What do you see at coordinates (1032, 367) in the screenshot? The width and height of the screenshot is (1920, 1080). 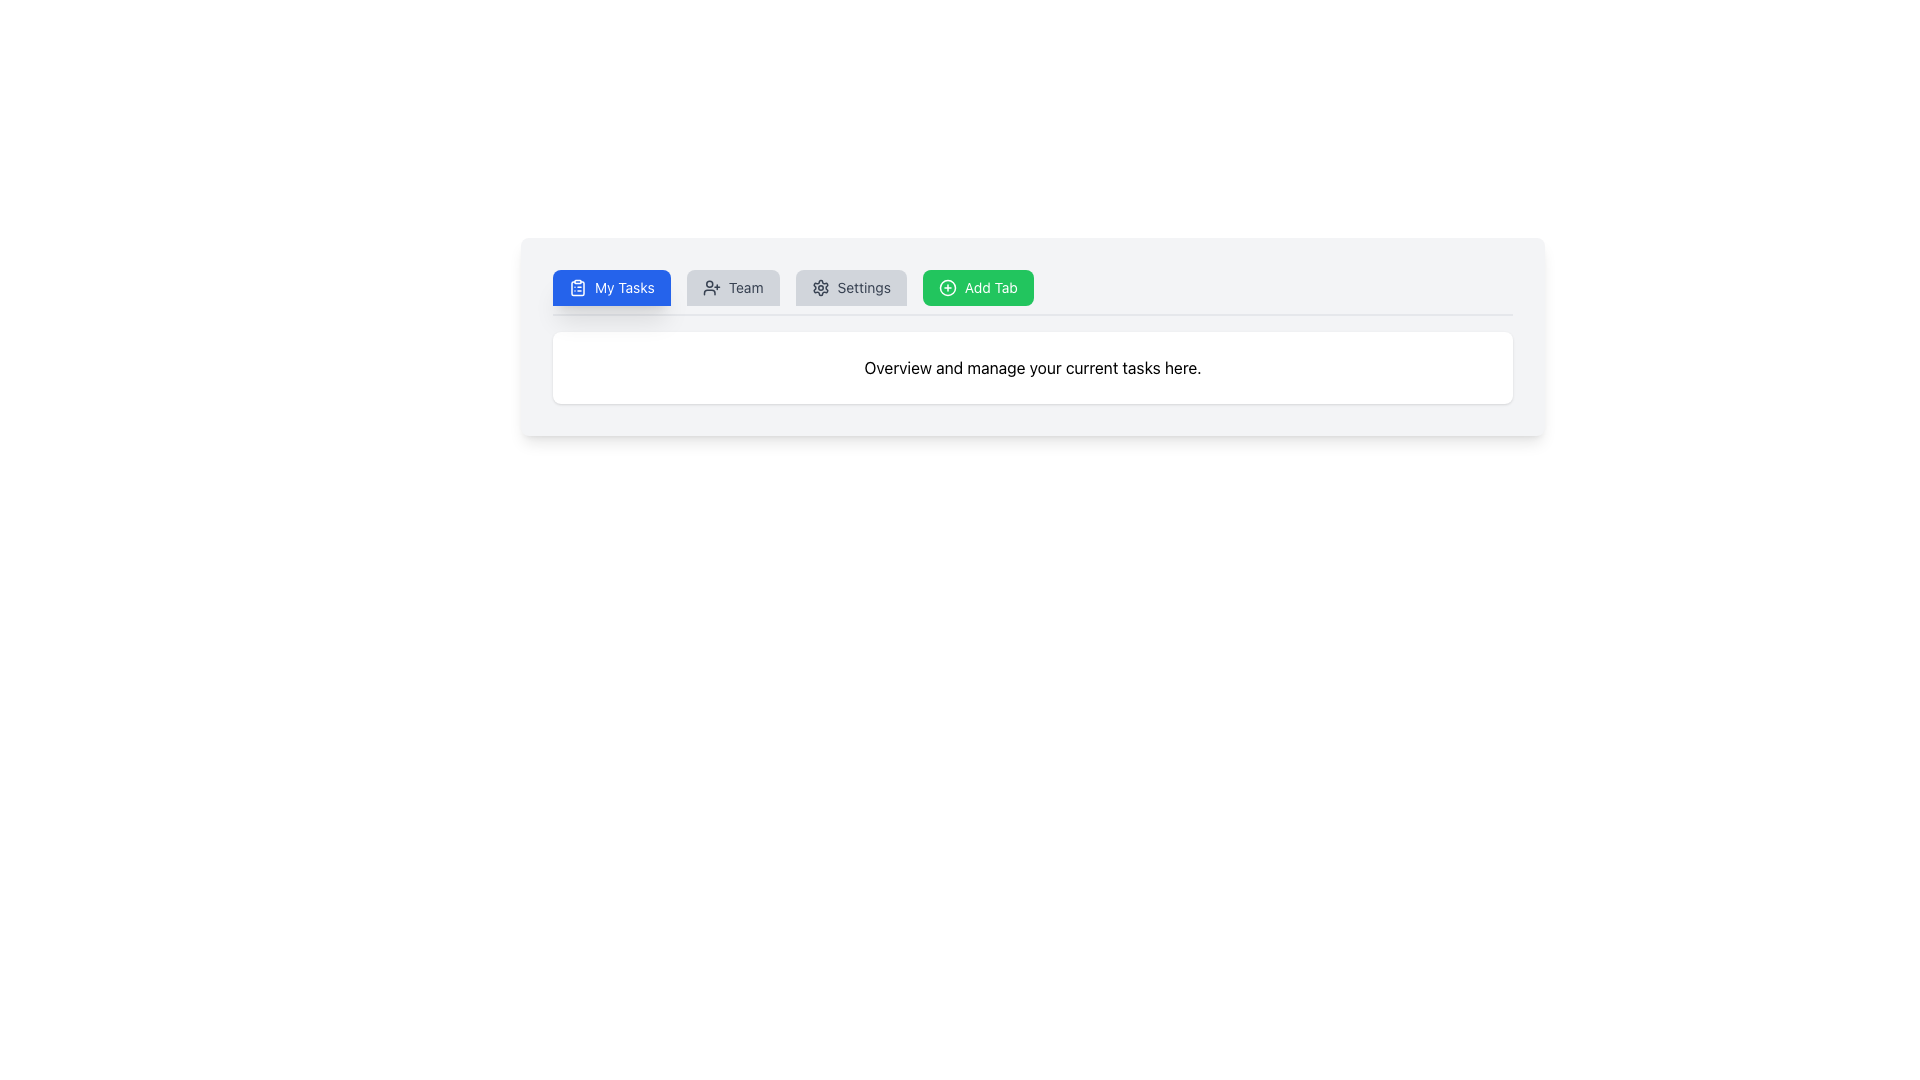 I see `the text label displaying 'Overview and manage your current tasks here.' which is centrally aligned beneath the tab row of 'My Tasks', 'Team', 'Settings', 'Add Tab'` at bounding box center [1032, 367].